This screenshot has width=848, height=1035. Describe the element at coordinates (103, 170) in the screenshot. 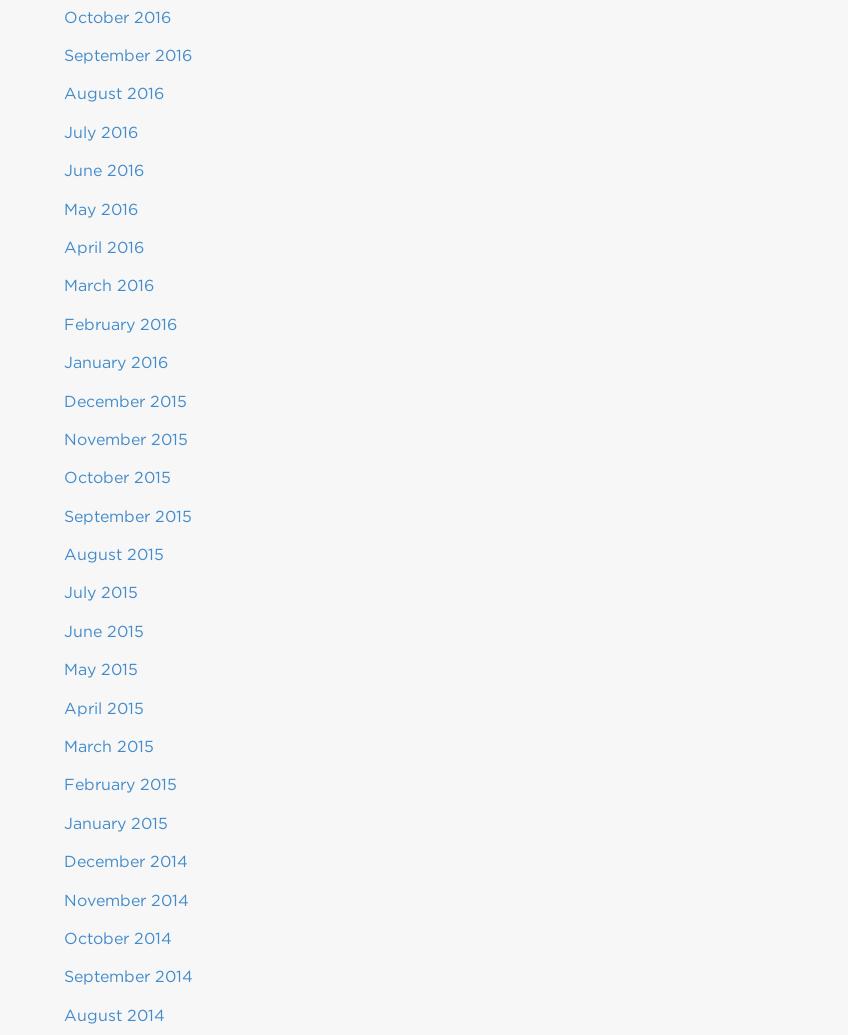

I see `'June 2016'` at that location.